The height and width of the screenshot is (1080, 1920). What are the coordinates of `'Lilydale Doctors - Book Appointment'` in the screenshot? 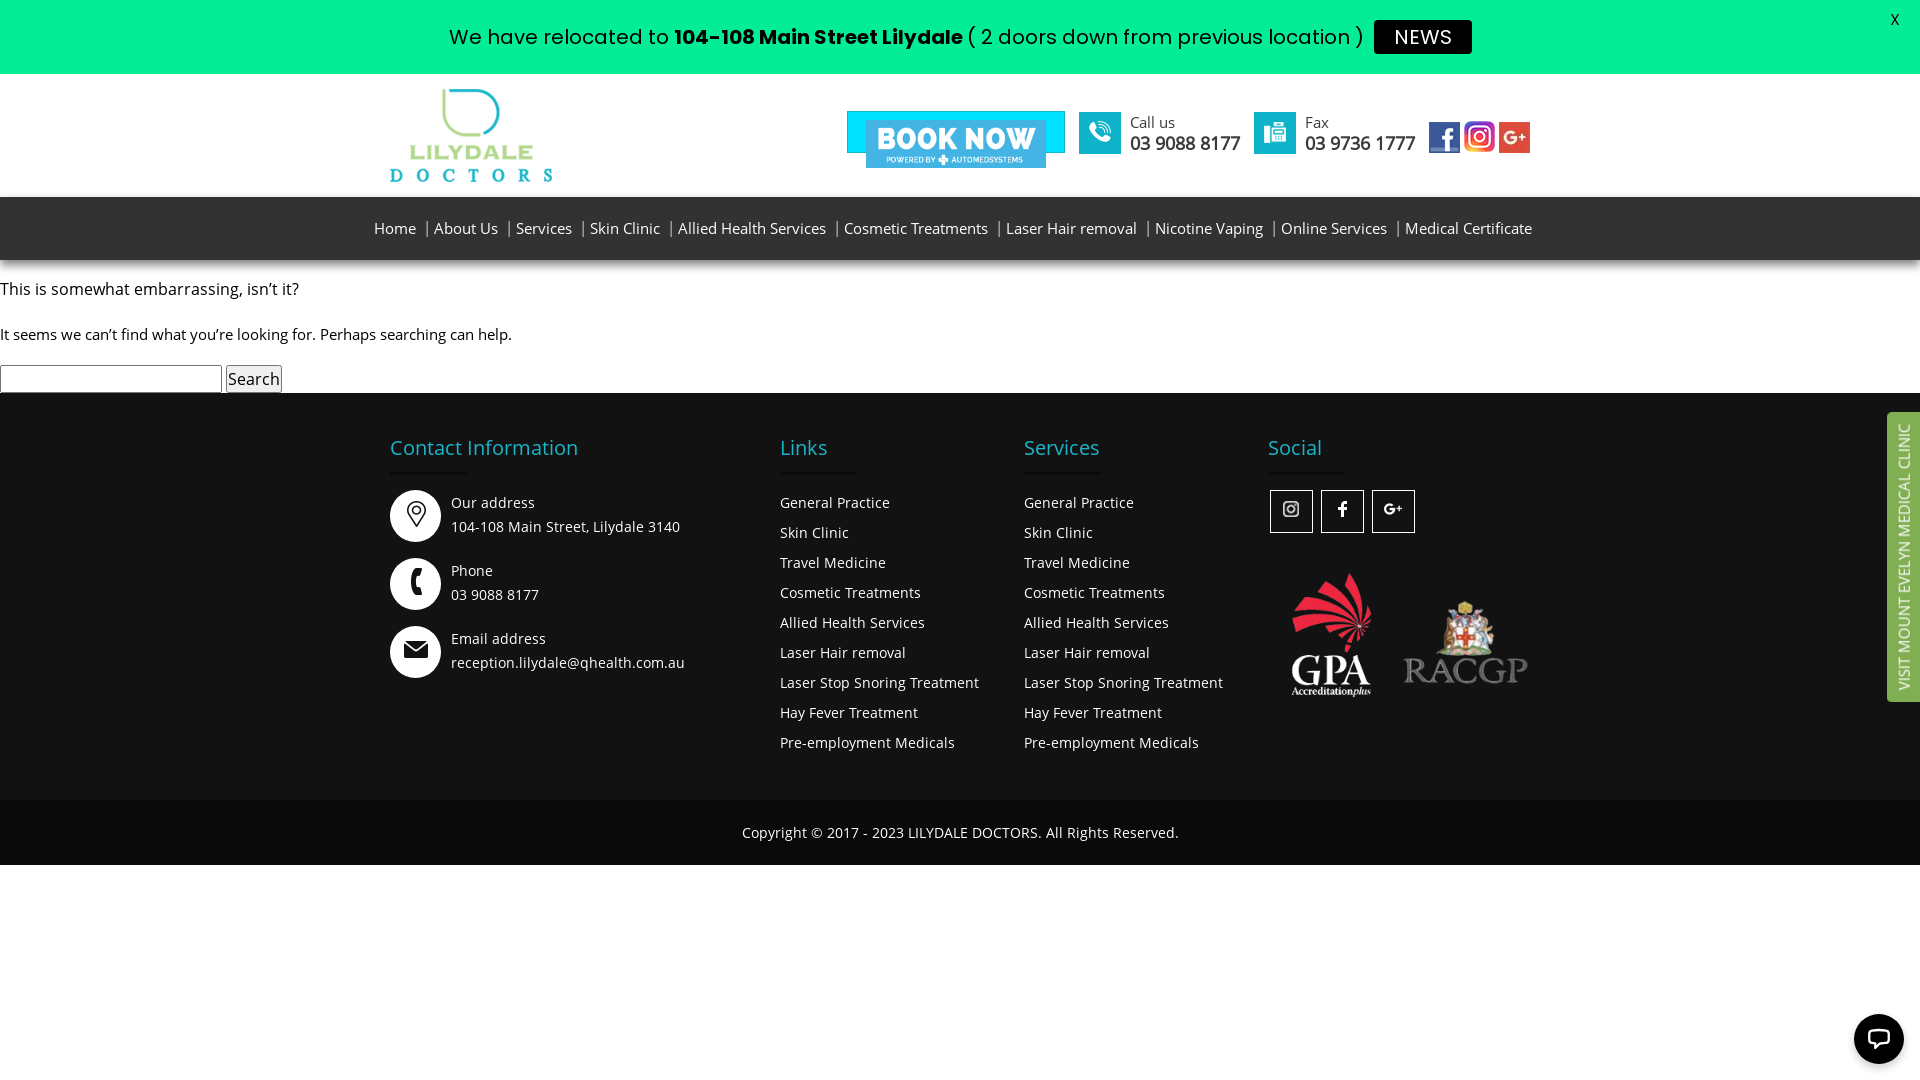 It's located at (865, 142).